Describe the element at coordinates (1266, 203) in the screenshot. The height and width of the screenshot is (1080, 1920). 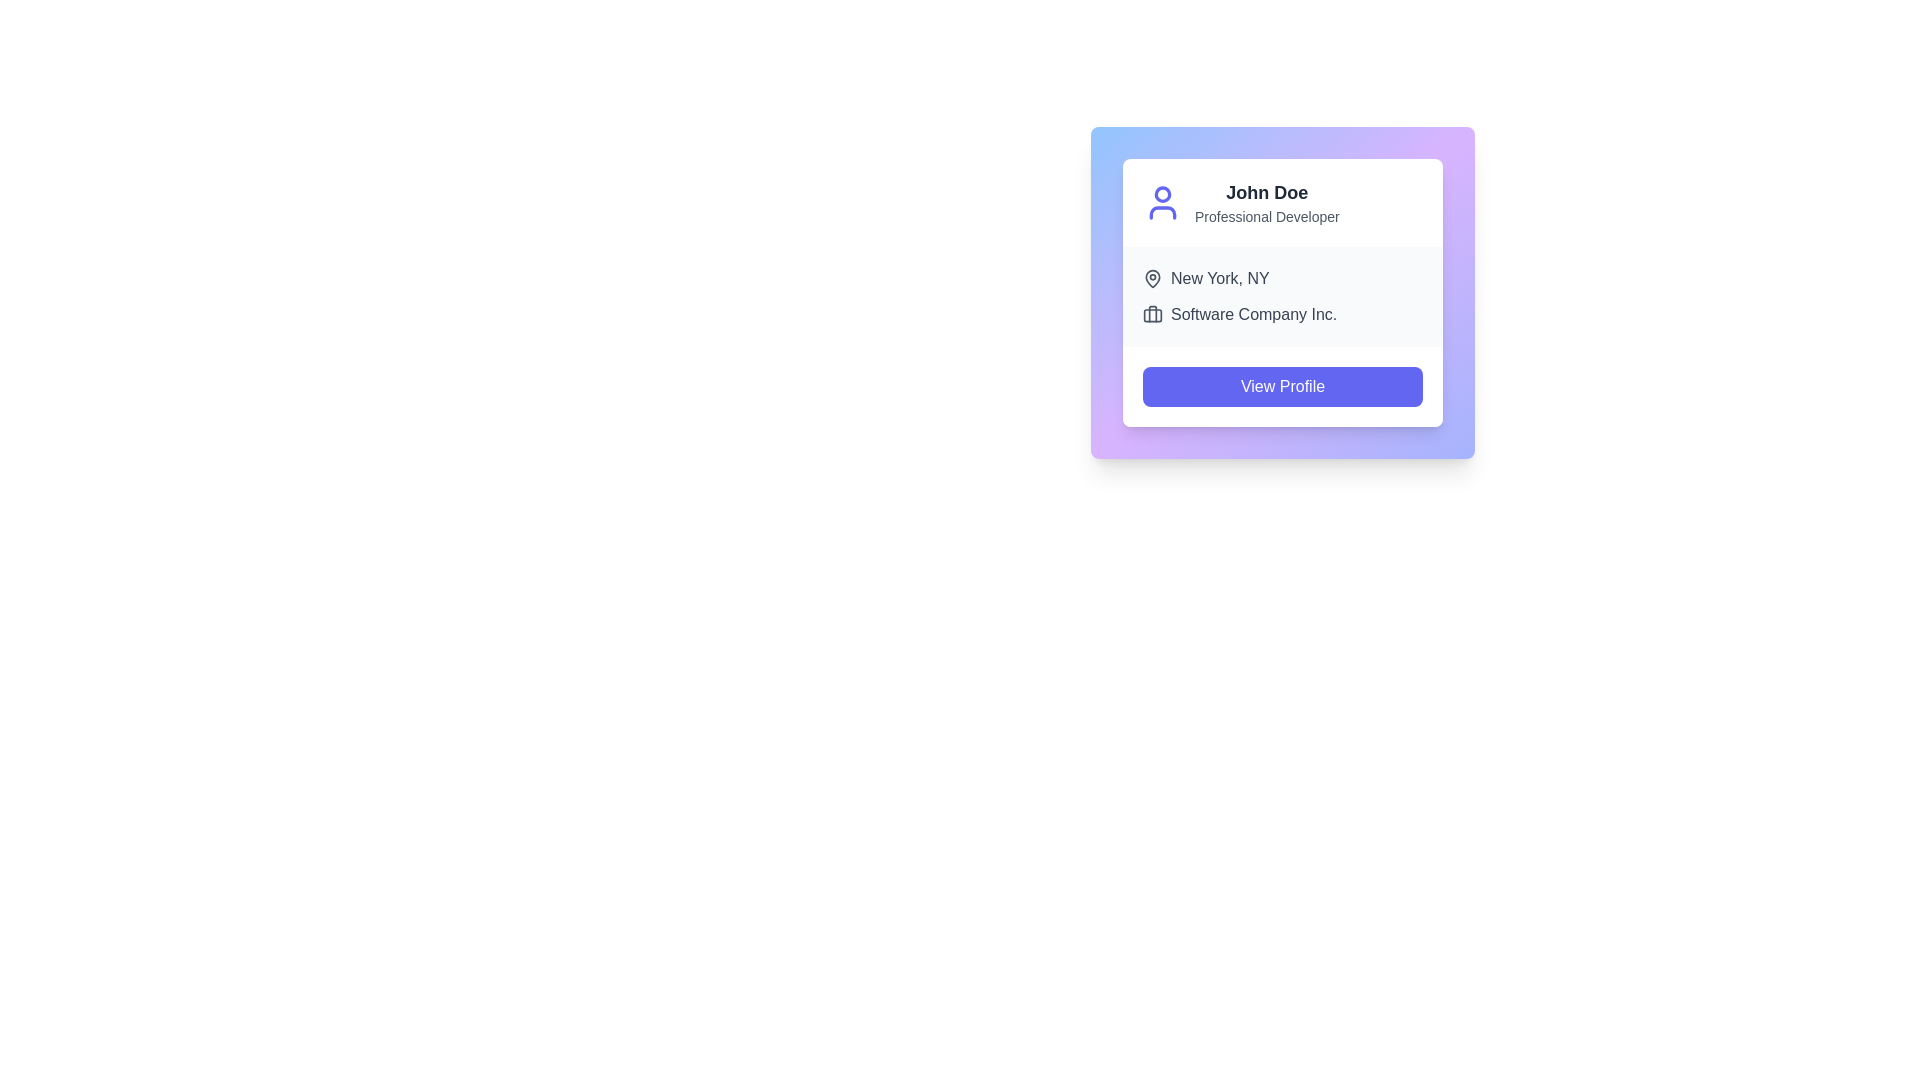
I see `the text display element that conveys the user's name and profession, located in the top-right segment of the profile card` at that location.